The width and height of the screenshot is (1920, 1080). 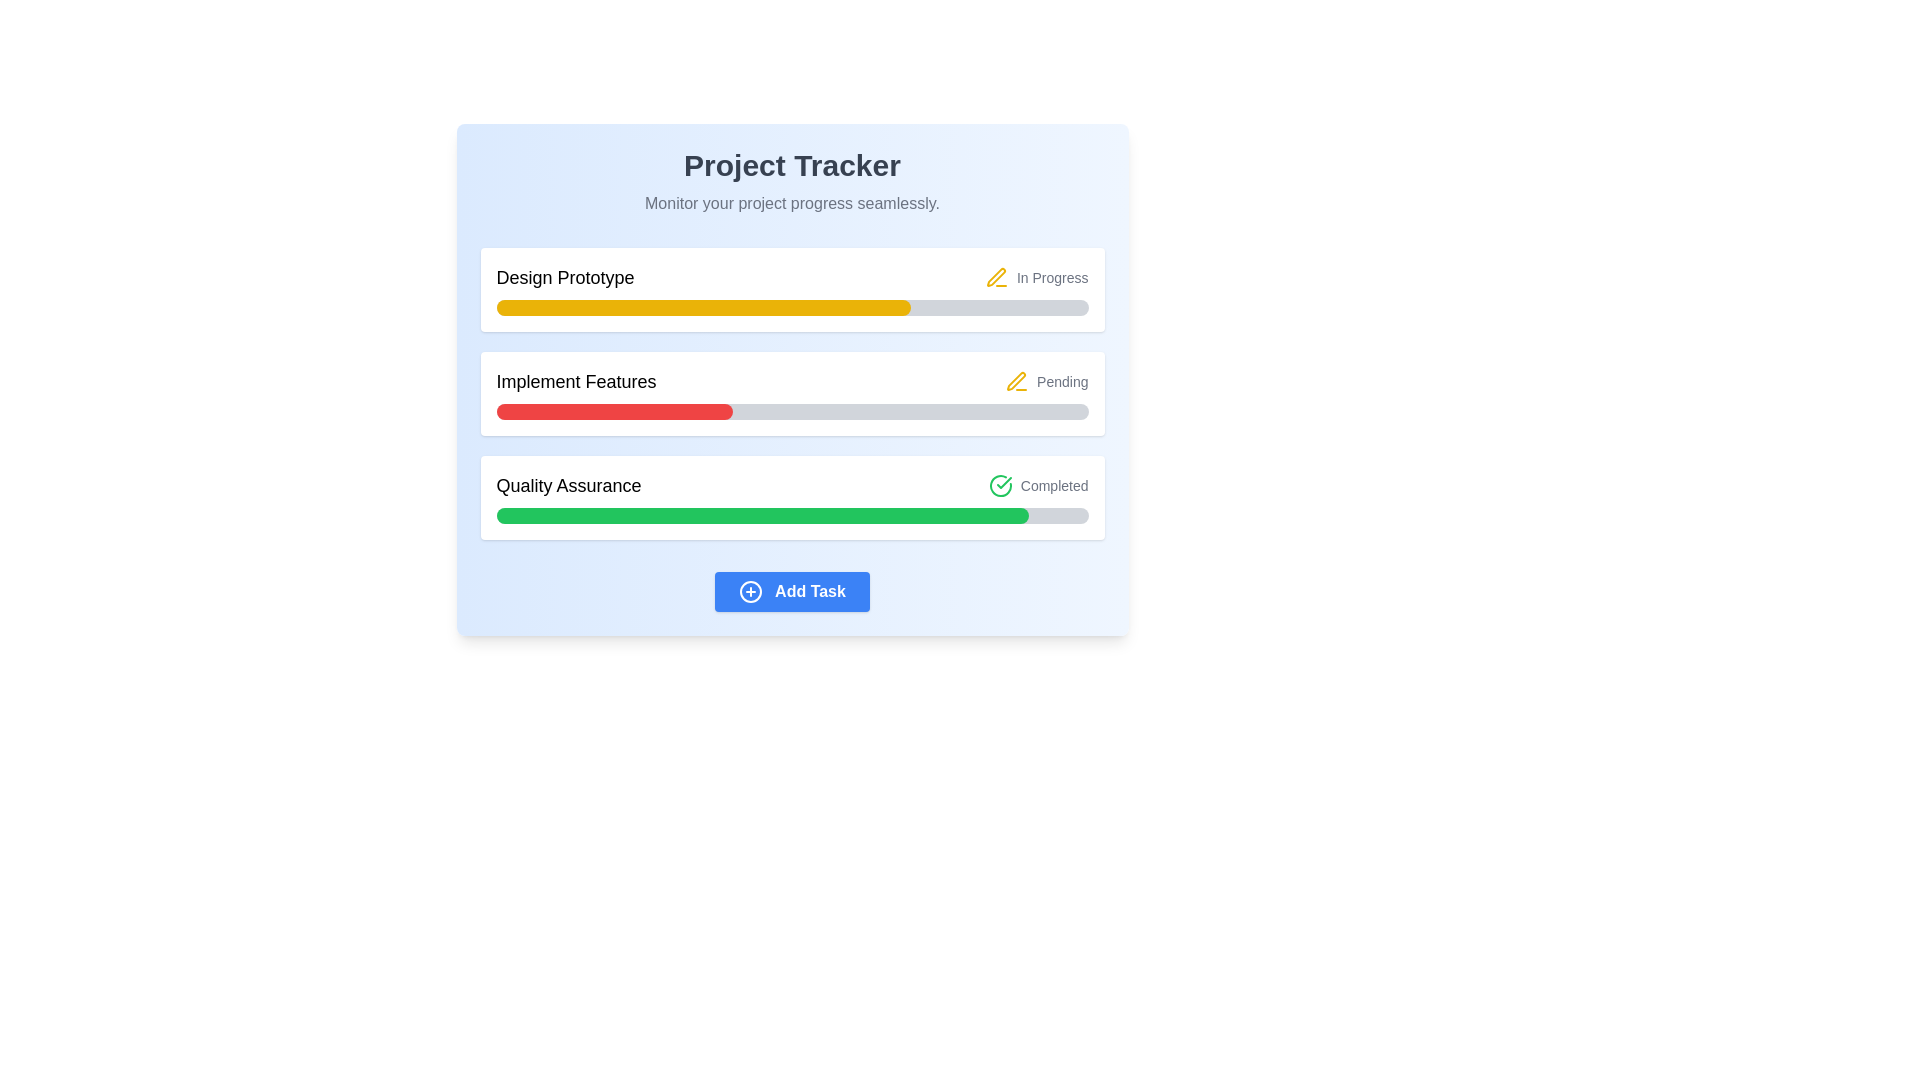 I want to click on text indicating the completion status of the 'Quality Assurance' task, which is positioned to the right of the checkmark icon within the 'Quality Assurance' section of the project tracker, so click(x=1053, y=486).